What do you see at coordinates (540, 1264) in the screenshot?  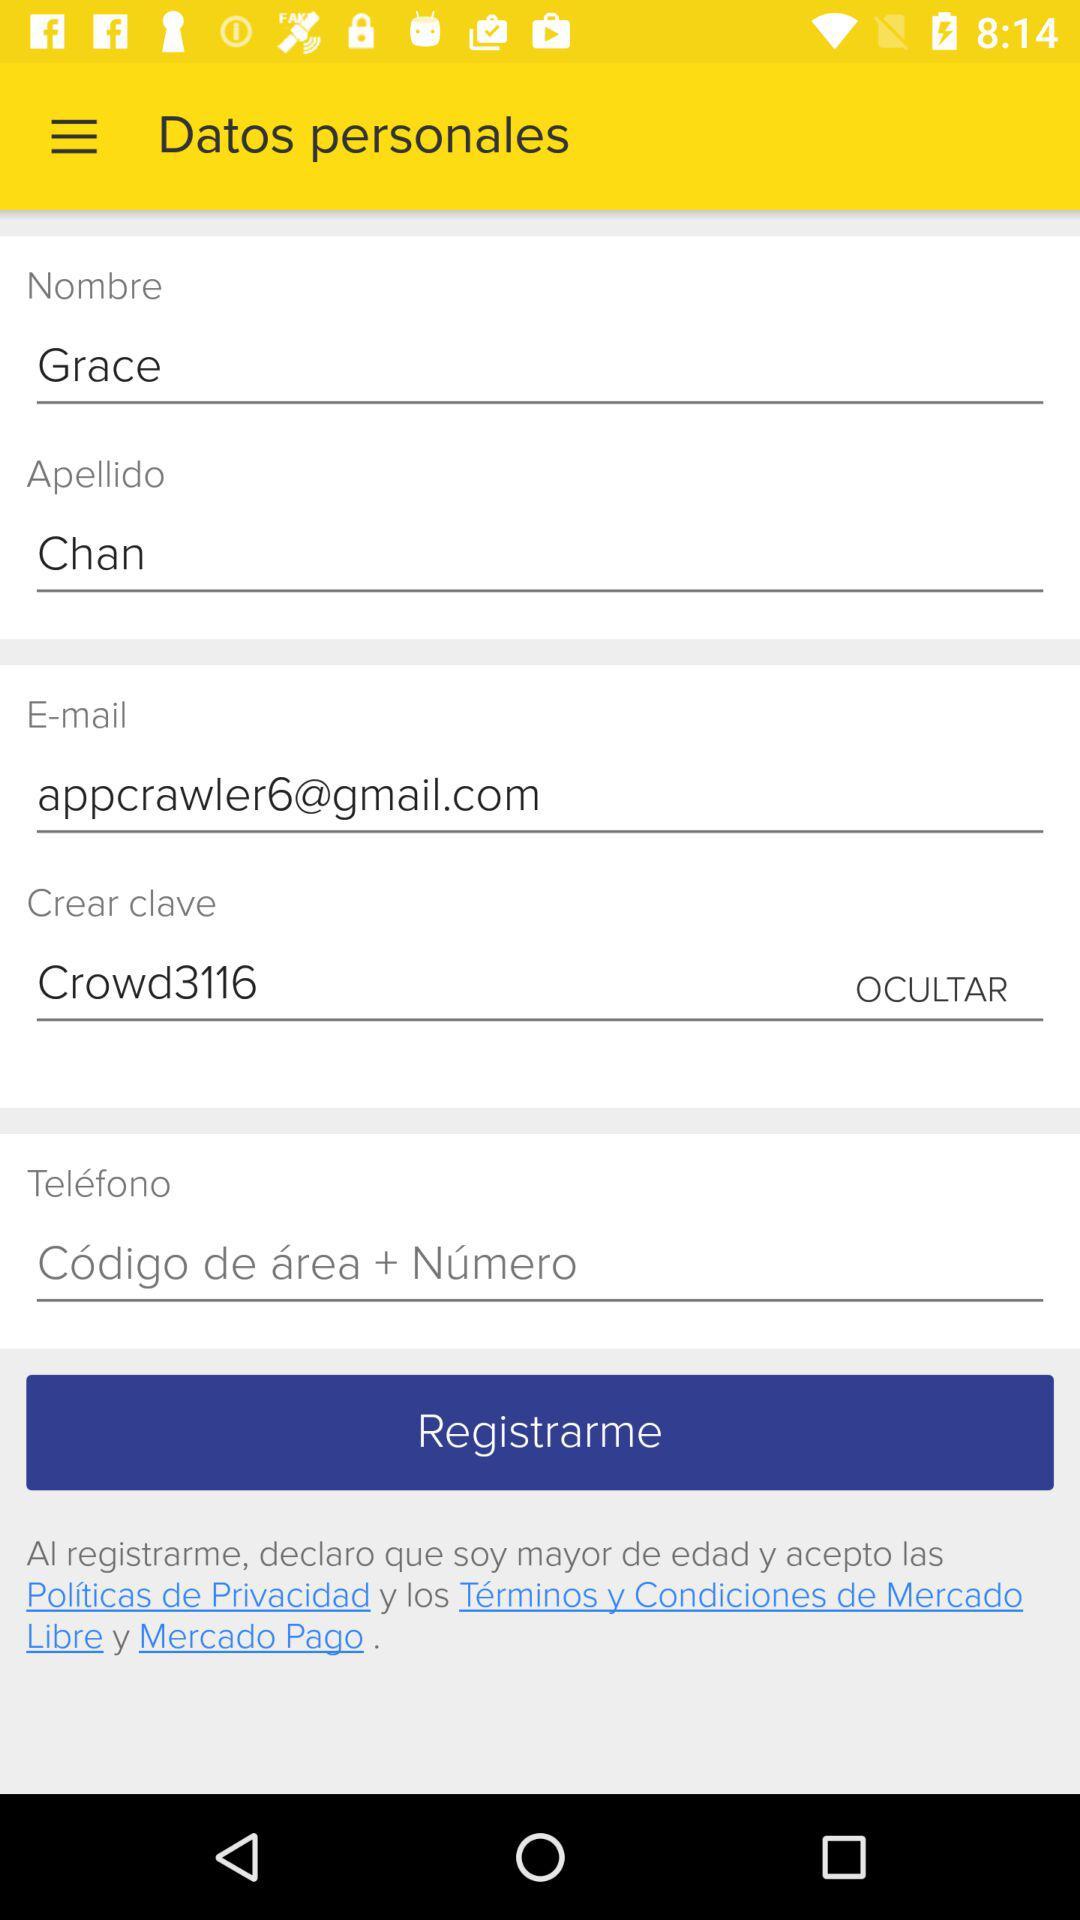 I see `your telephone number` at bounding box center [540, 1264].